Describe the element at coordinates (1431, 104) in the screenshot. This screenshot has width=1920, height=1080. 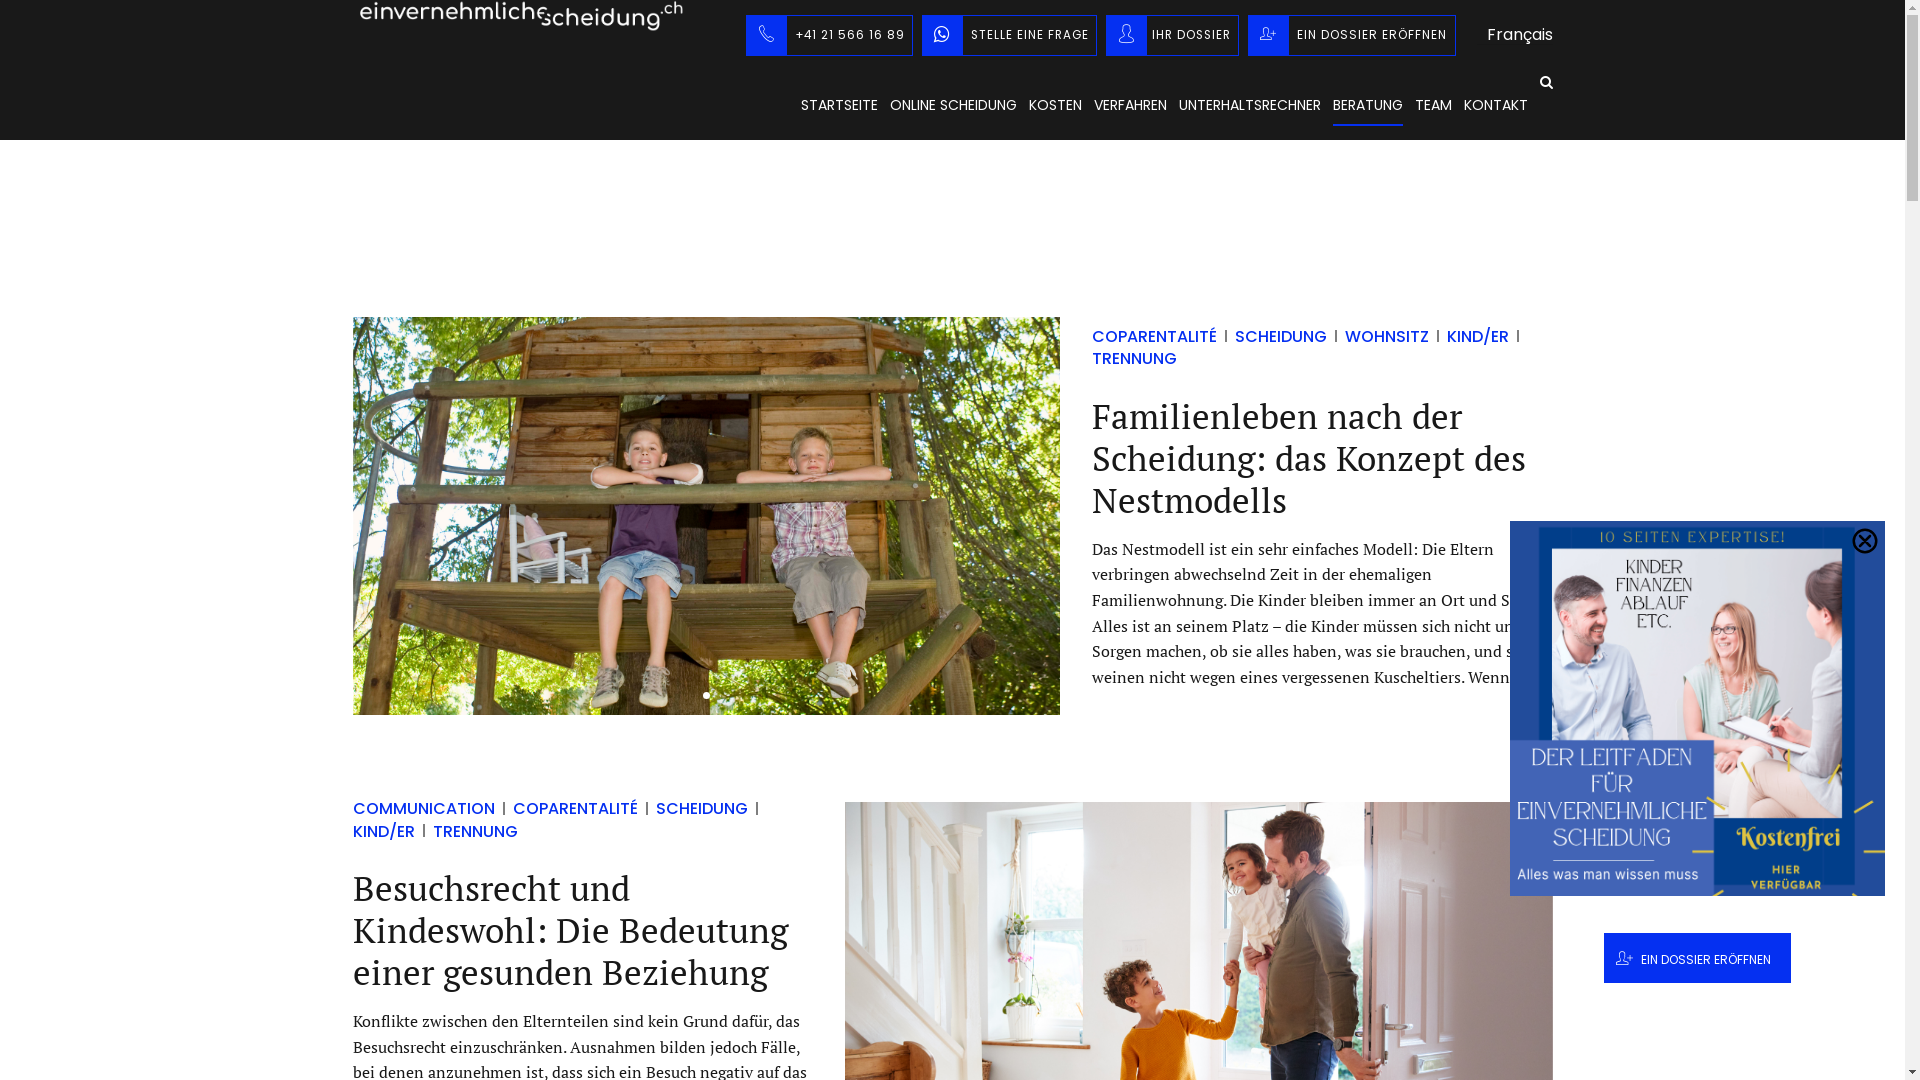
I see `'TEAM'` at that location.